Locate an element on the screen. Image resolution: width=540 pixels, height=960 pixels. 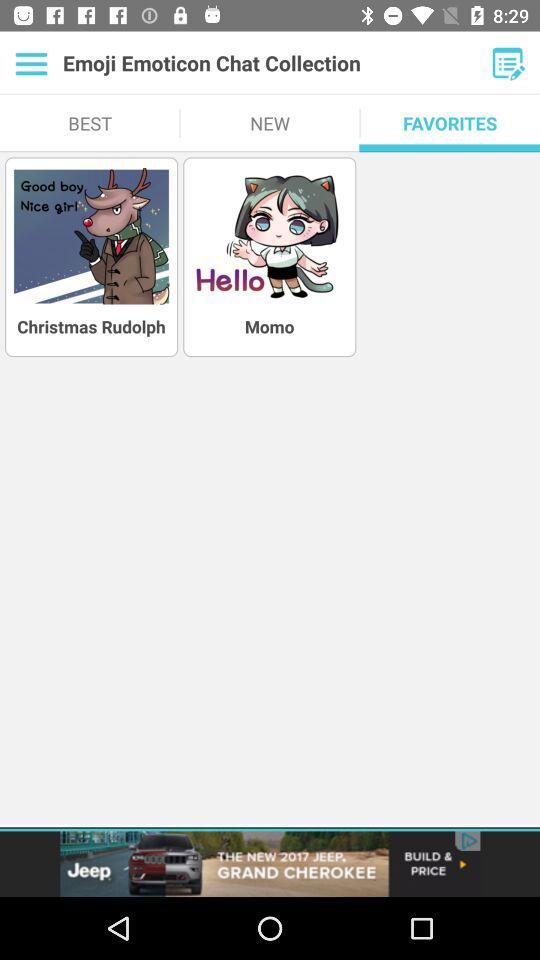
menu list is located at coordinates (30, 63).